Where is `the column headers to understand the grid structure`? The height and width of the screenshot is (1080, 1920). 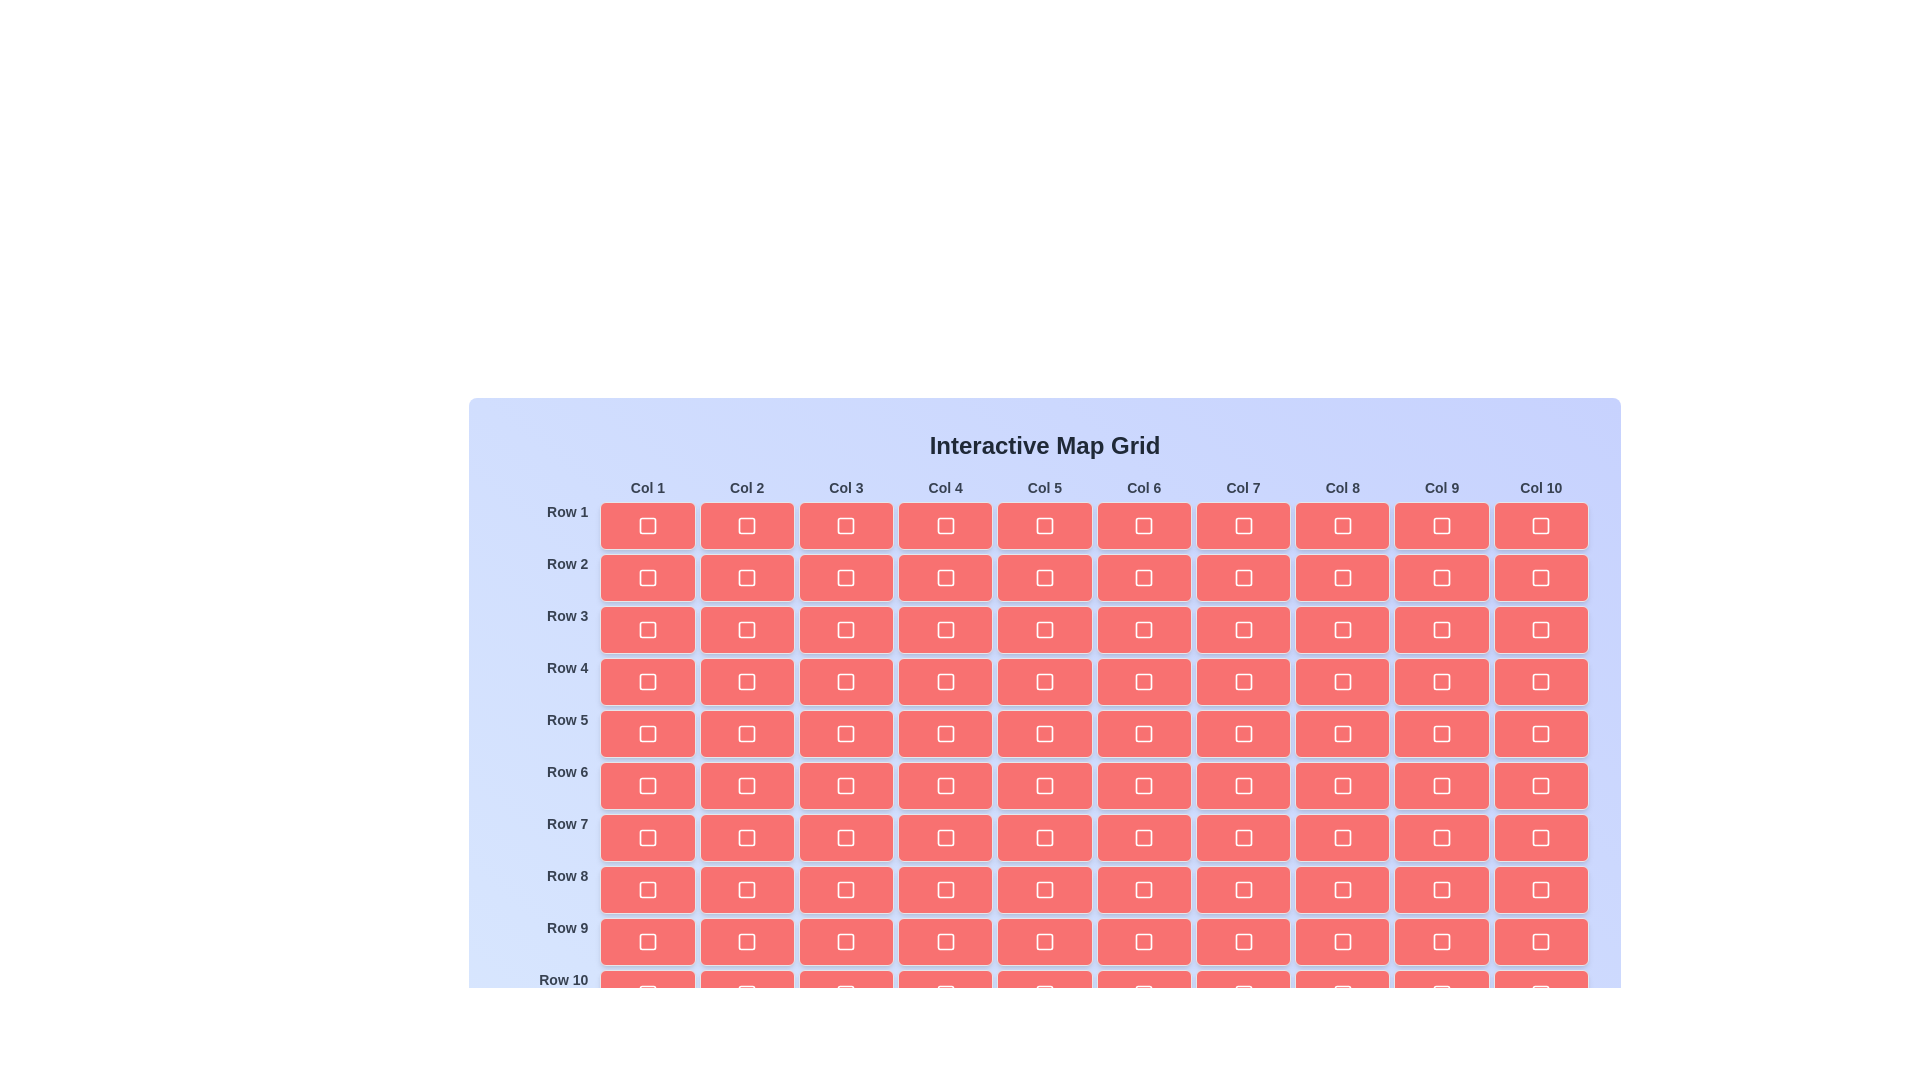 the column headers to understand the grid structure is located at coordinates (599, 478).